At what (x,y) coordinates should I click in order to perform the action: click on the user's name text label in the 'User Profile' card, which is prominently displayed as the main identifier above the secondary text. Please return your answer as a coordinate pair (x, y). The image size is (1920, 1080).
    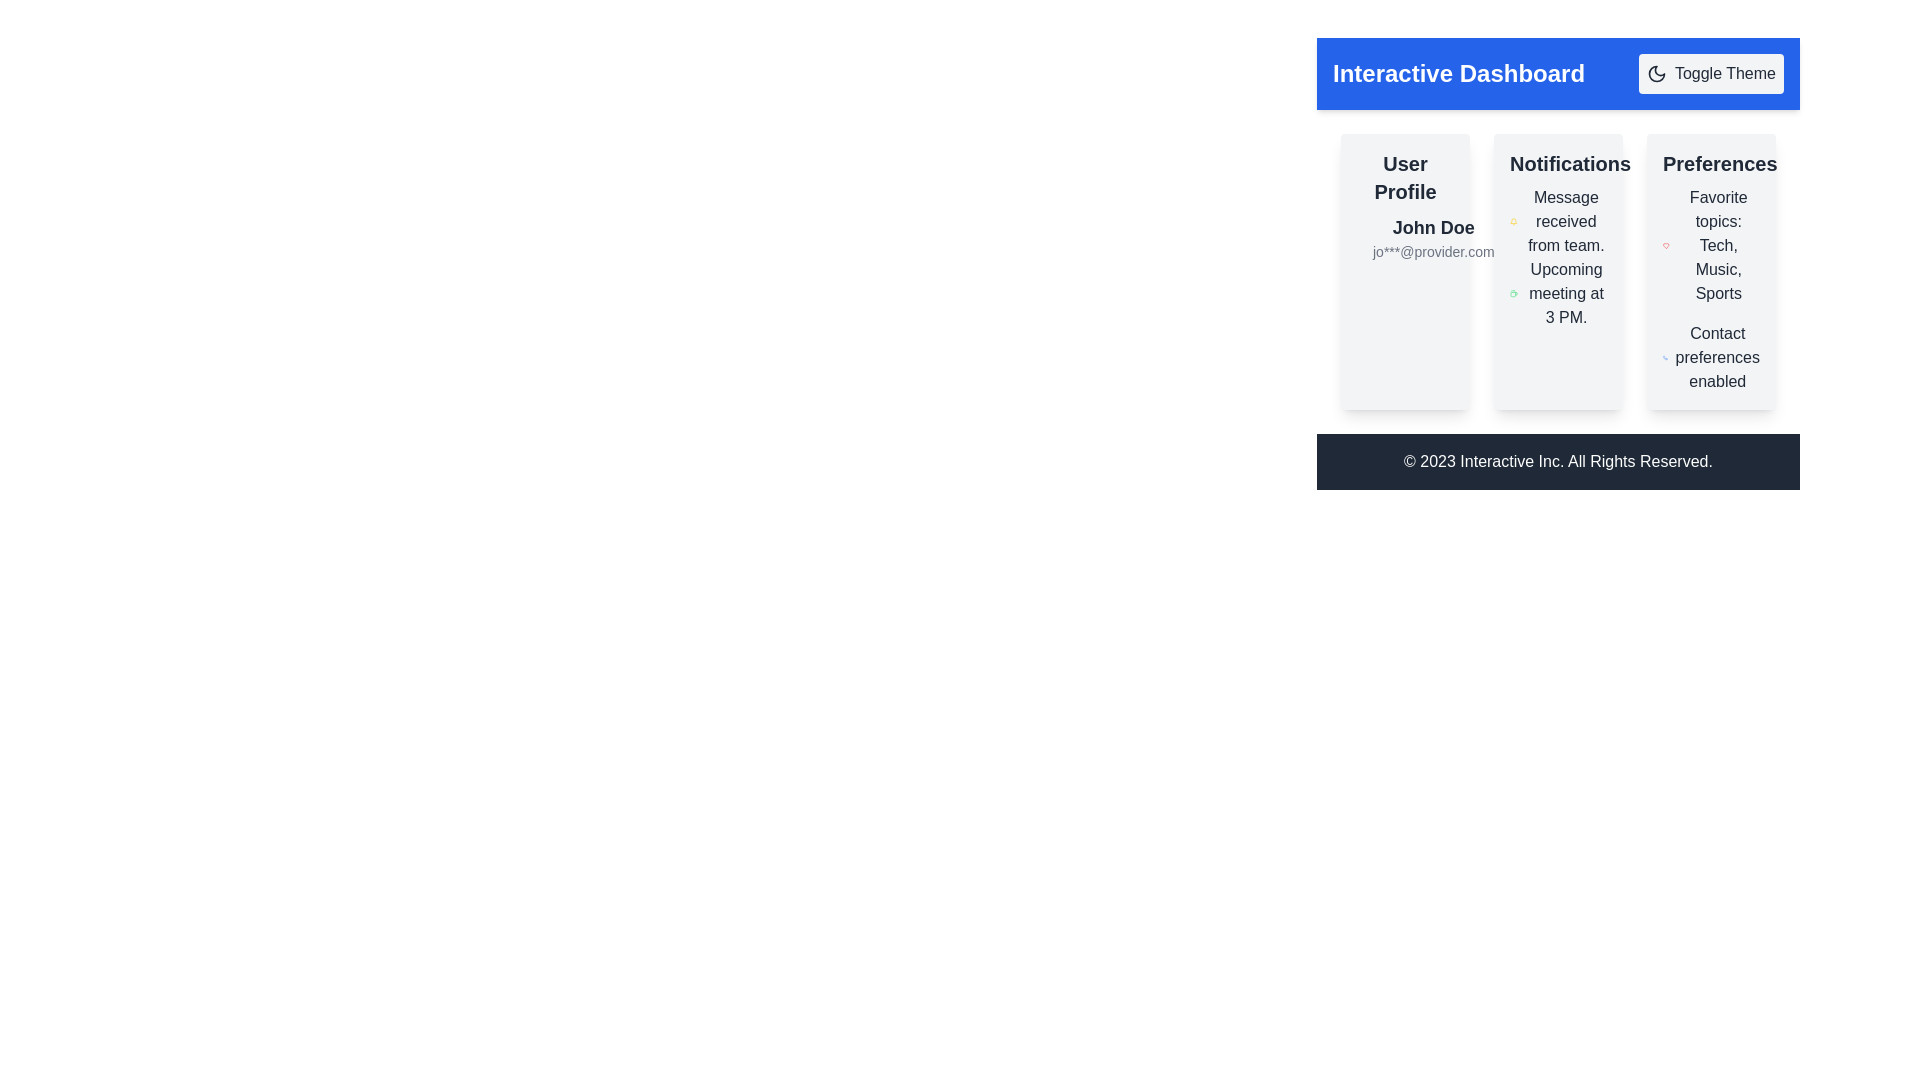
    Looking at the image, I should click on (1432, 226).